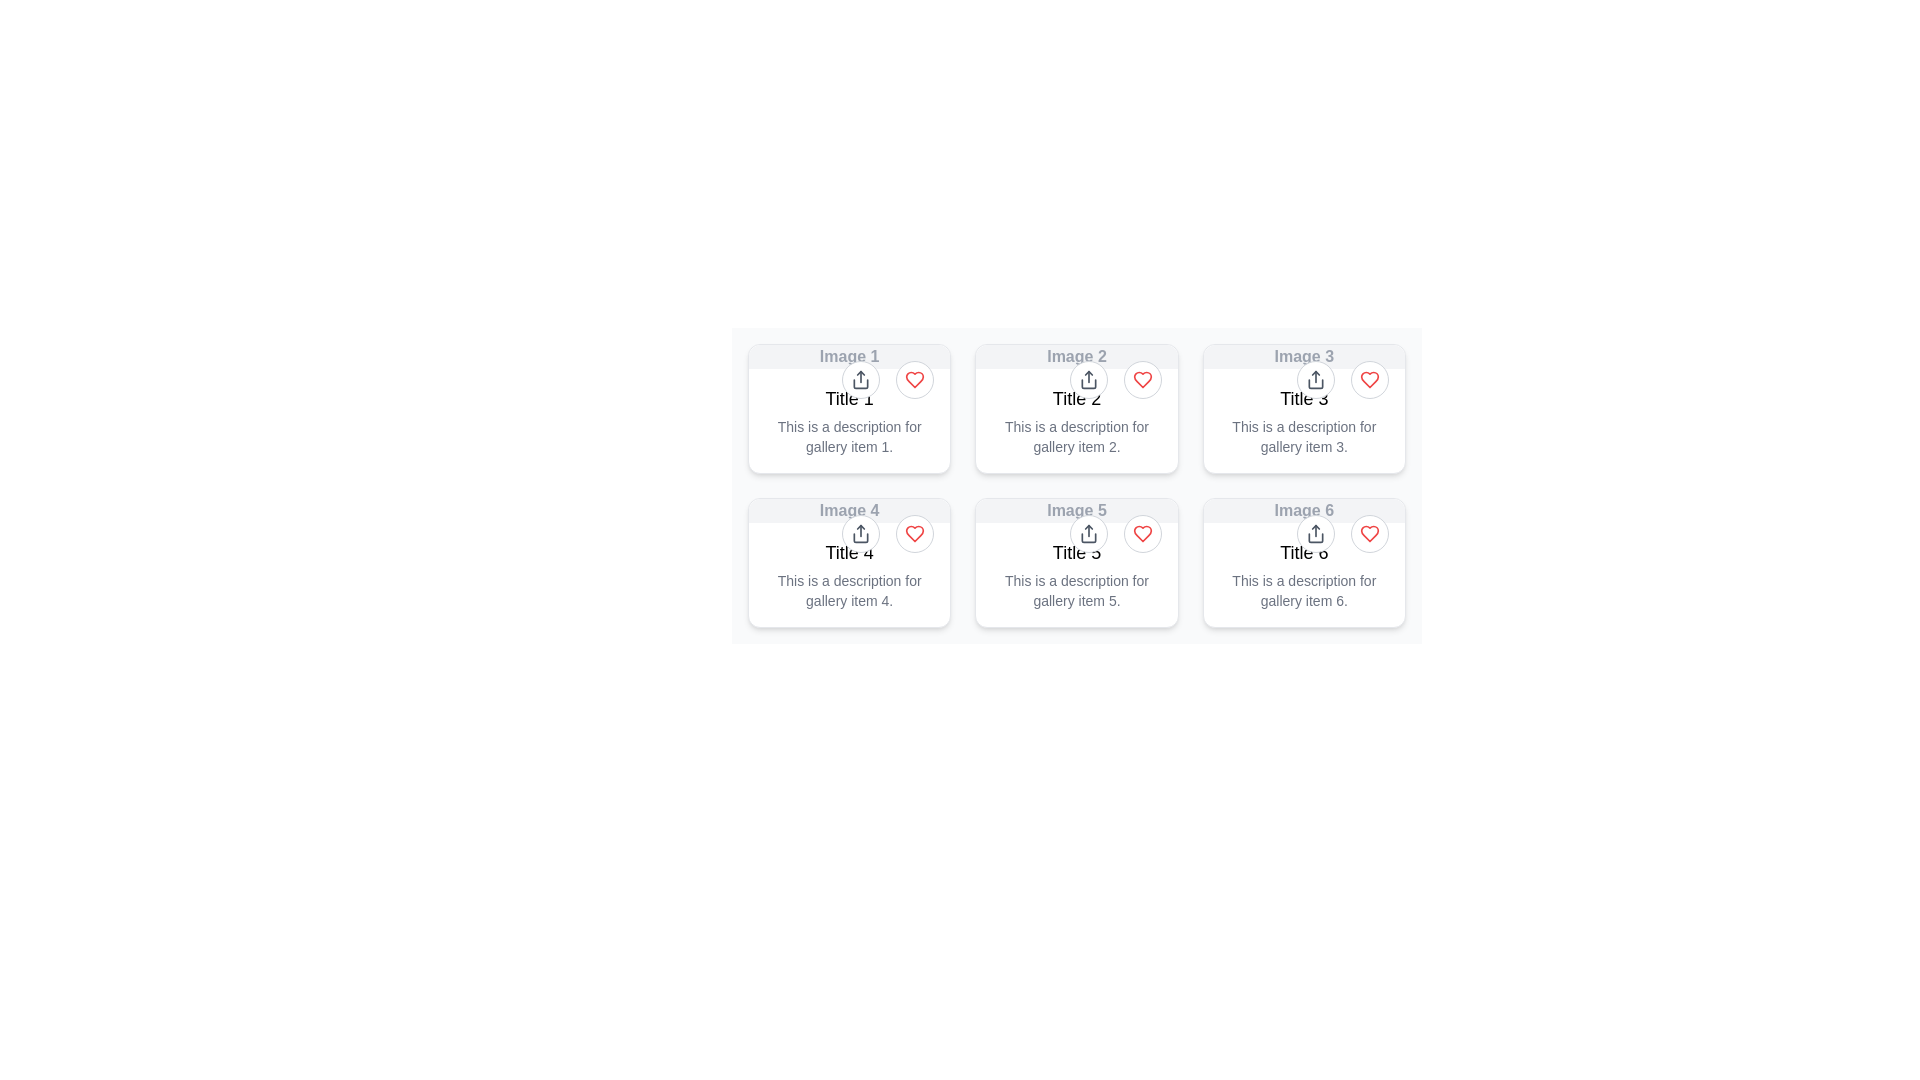 This screenshot has width=1920, height=1080. What do you see at coordinates (1087, 532) in the screenshot?
I see `the share icon button located in the top left corner of the card labeled 'Image 5' to initiate a share action` at bounding box center [1087, 532].